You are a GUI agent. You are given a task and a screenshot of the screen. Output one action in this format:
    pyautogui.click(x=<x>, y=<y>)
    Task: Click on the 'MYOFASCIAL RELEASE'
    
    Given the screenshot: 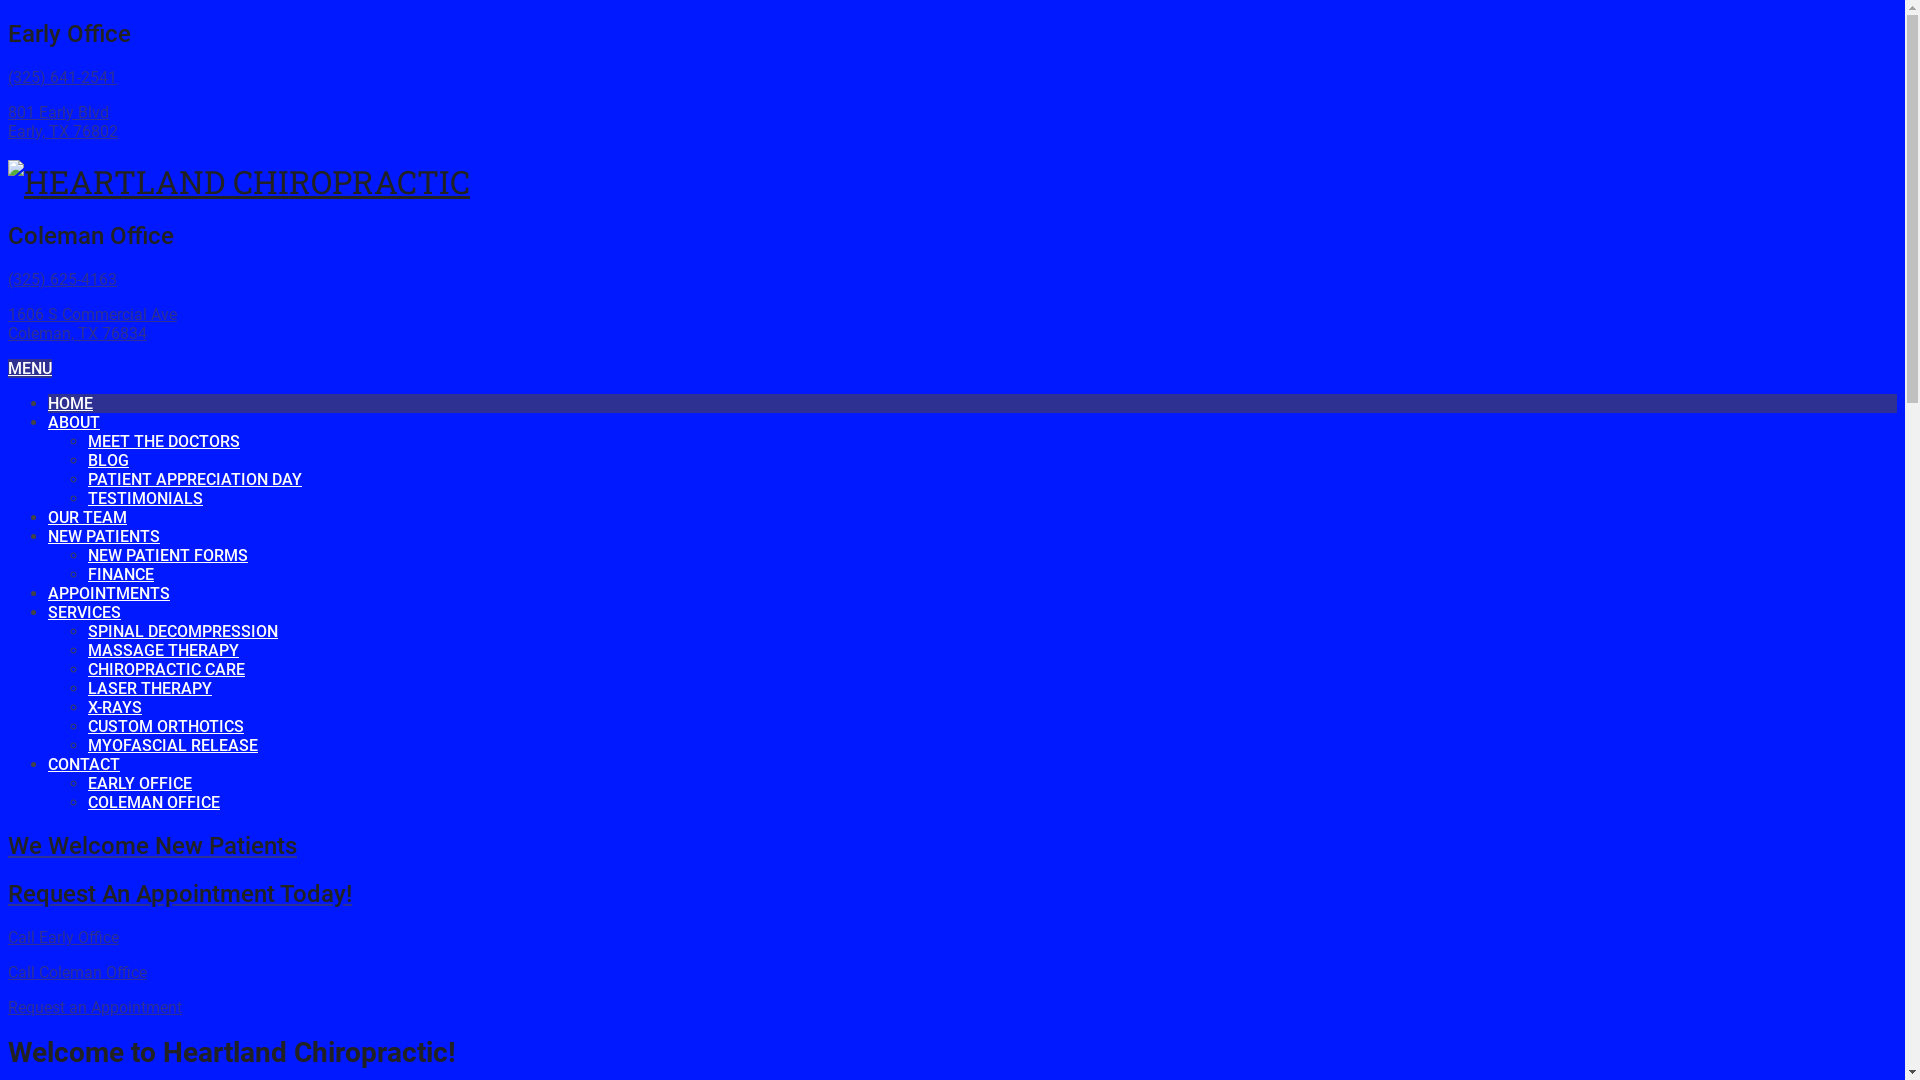 What is the action you would take?
    pyautogui.click(x=172, y=745)
    